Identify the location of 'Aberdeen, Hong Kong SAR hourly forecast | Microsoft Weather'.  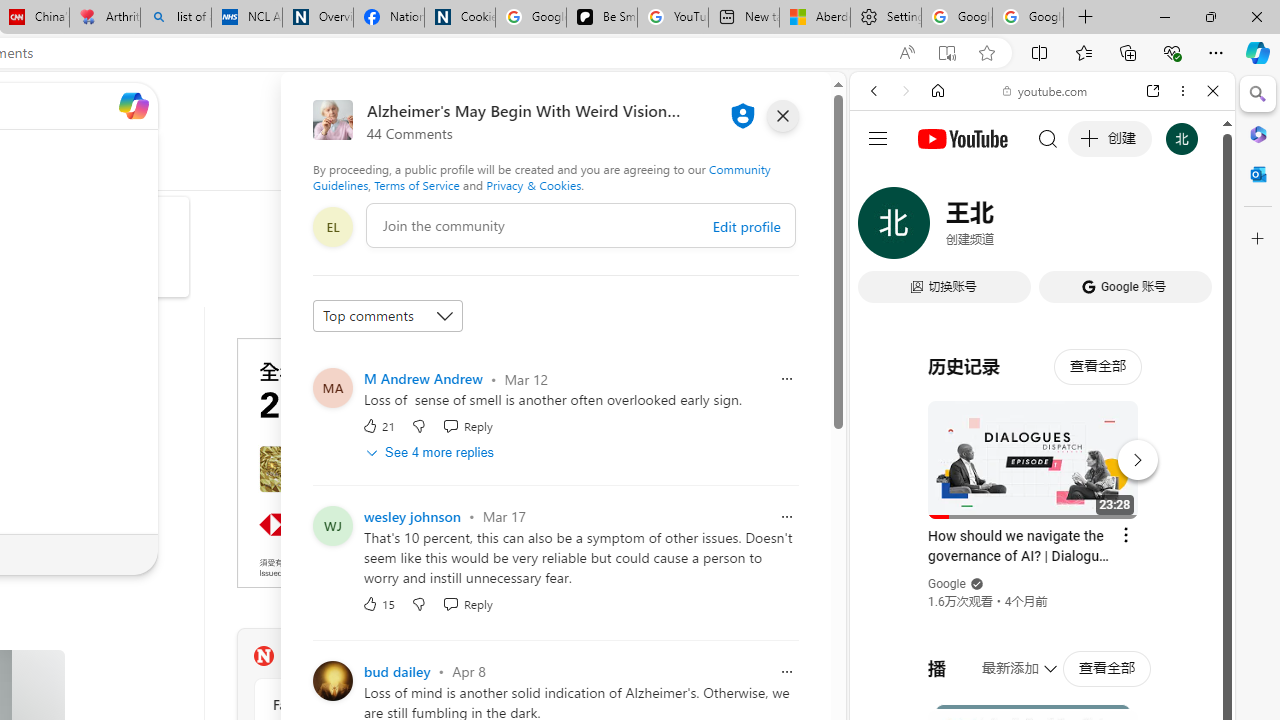
(814, 17).